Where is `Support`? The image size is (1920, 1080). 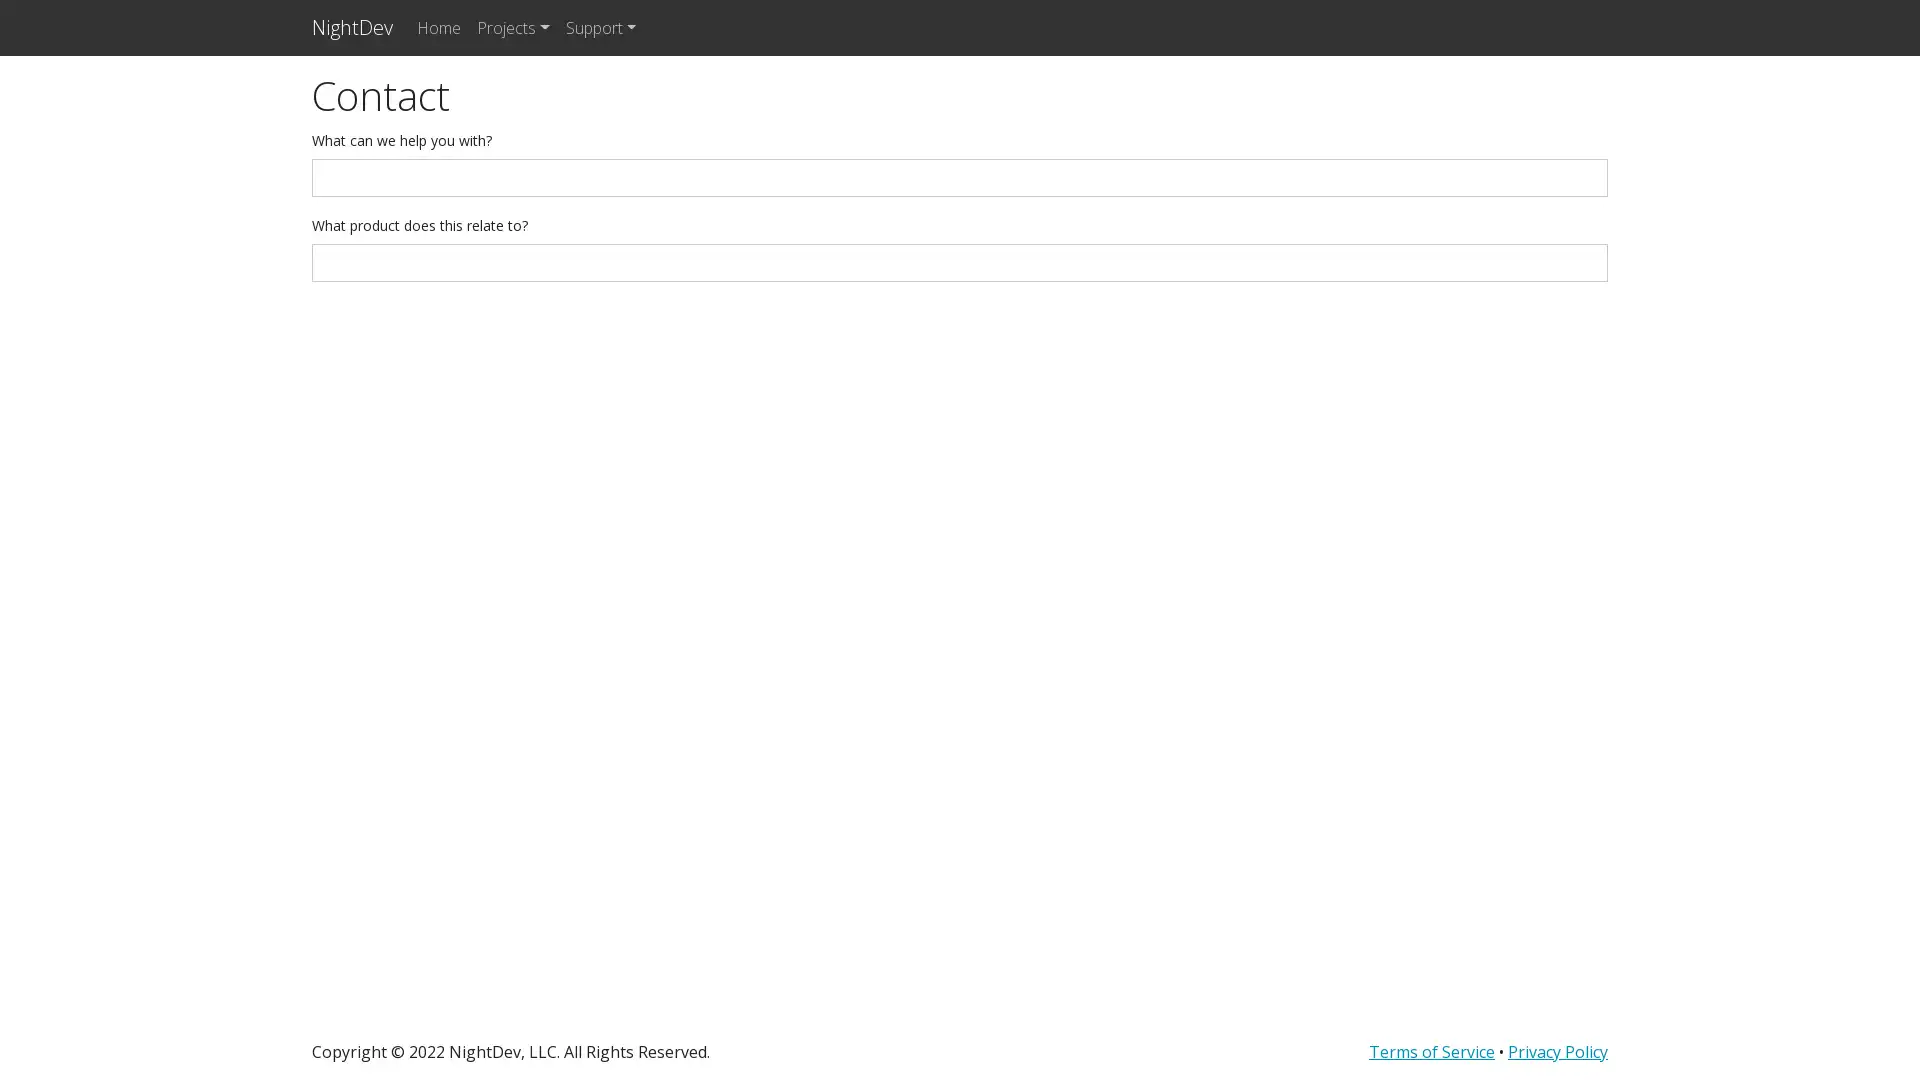
Support is located at coordinates (599, 27).